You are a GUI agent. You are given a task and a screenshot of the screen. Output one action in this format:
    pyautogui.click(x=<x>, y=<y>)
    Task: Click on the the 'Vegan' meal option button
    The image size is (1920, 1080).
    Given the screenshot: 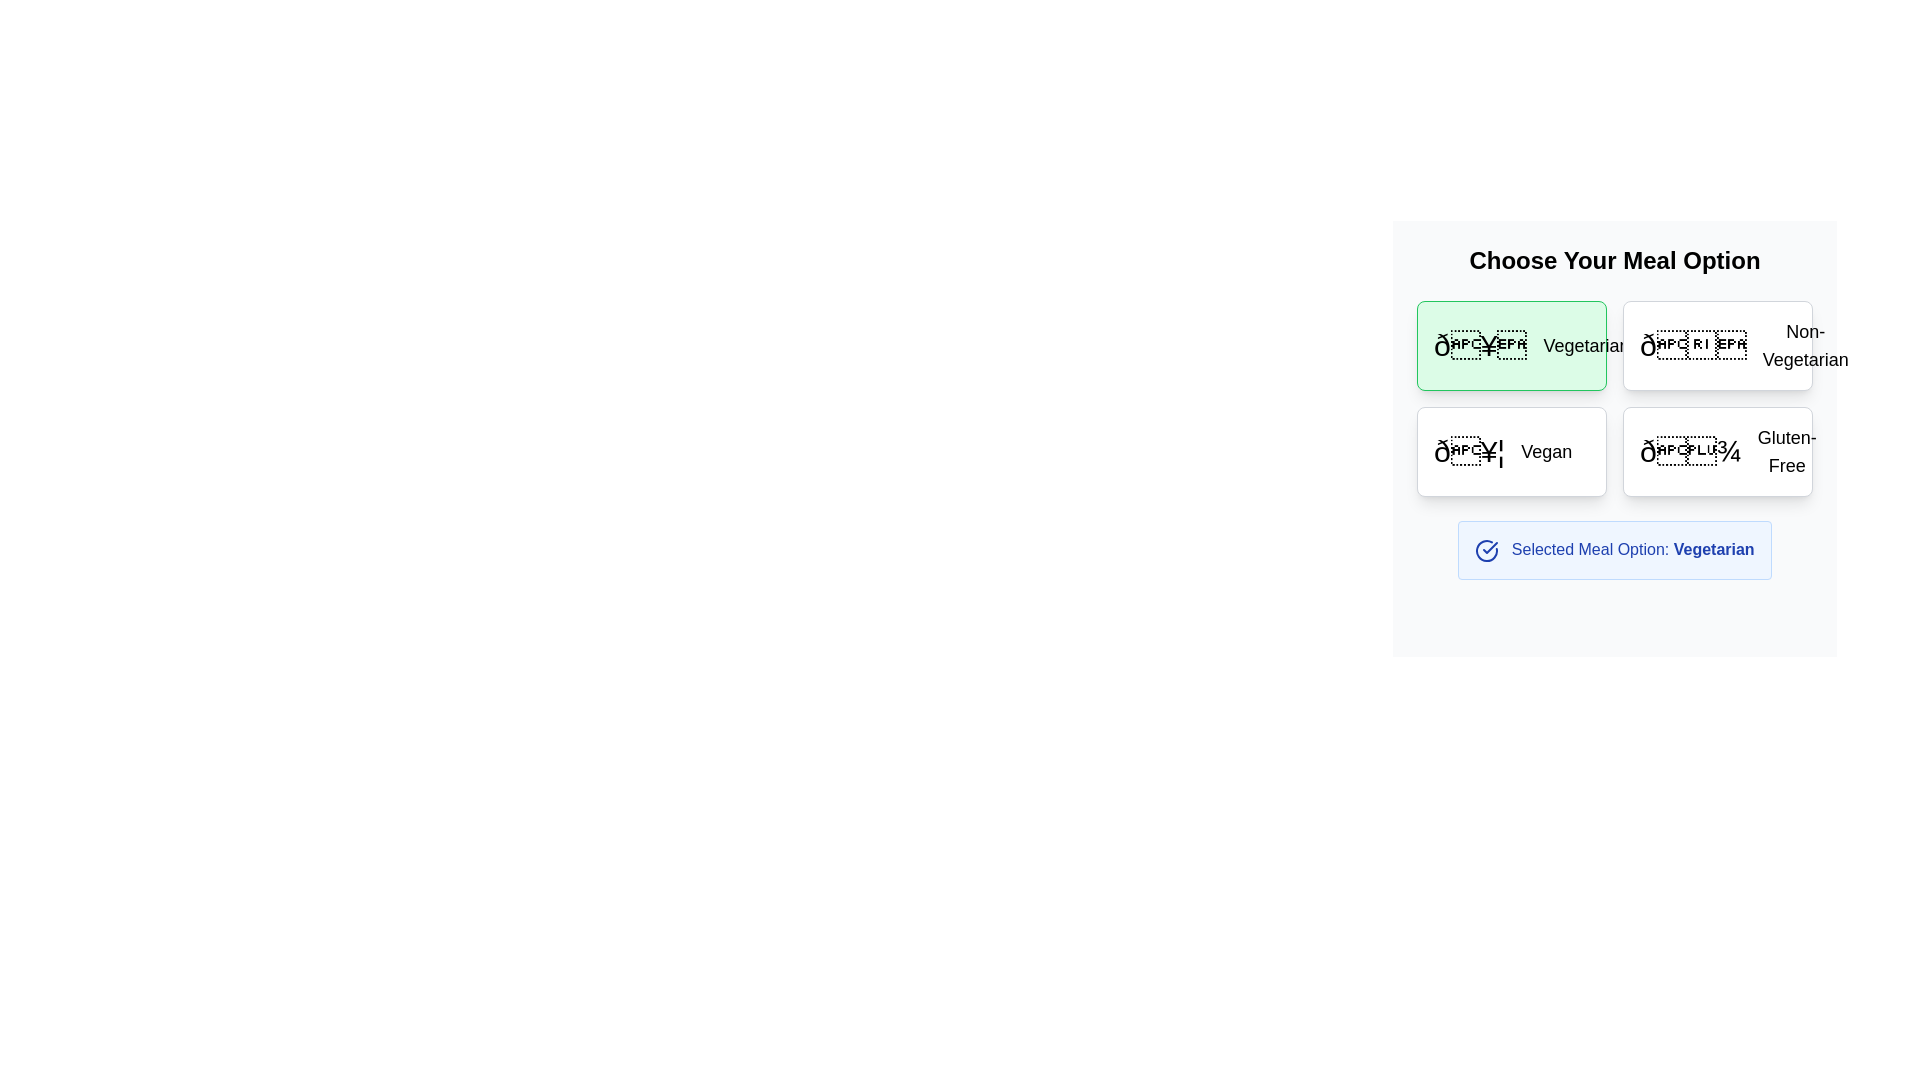 What is the action you would take?
    pyautogui.click(x=1512, y=451)
    